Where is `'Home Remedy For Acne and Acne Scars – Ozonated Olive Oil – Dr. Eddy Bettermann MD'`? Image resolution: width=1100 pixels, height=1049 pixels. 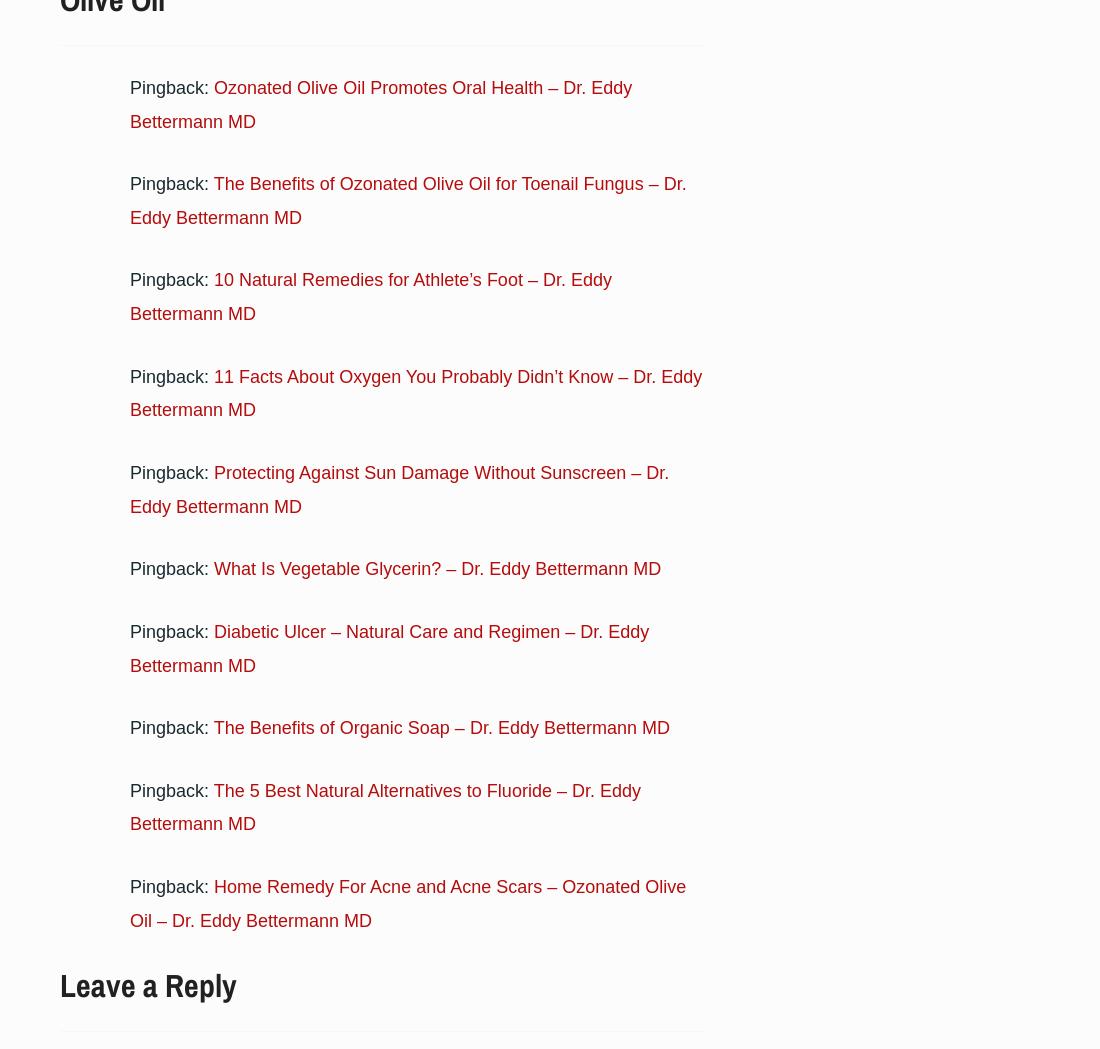
'Home Remedy For Acne and Acne Scars – Ozonated Olive Oil – Dr. Eddy Bettermann MD' is located at coordinates (130, 901).